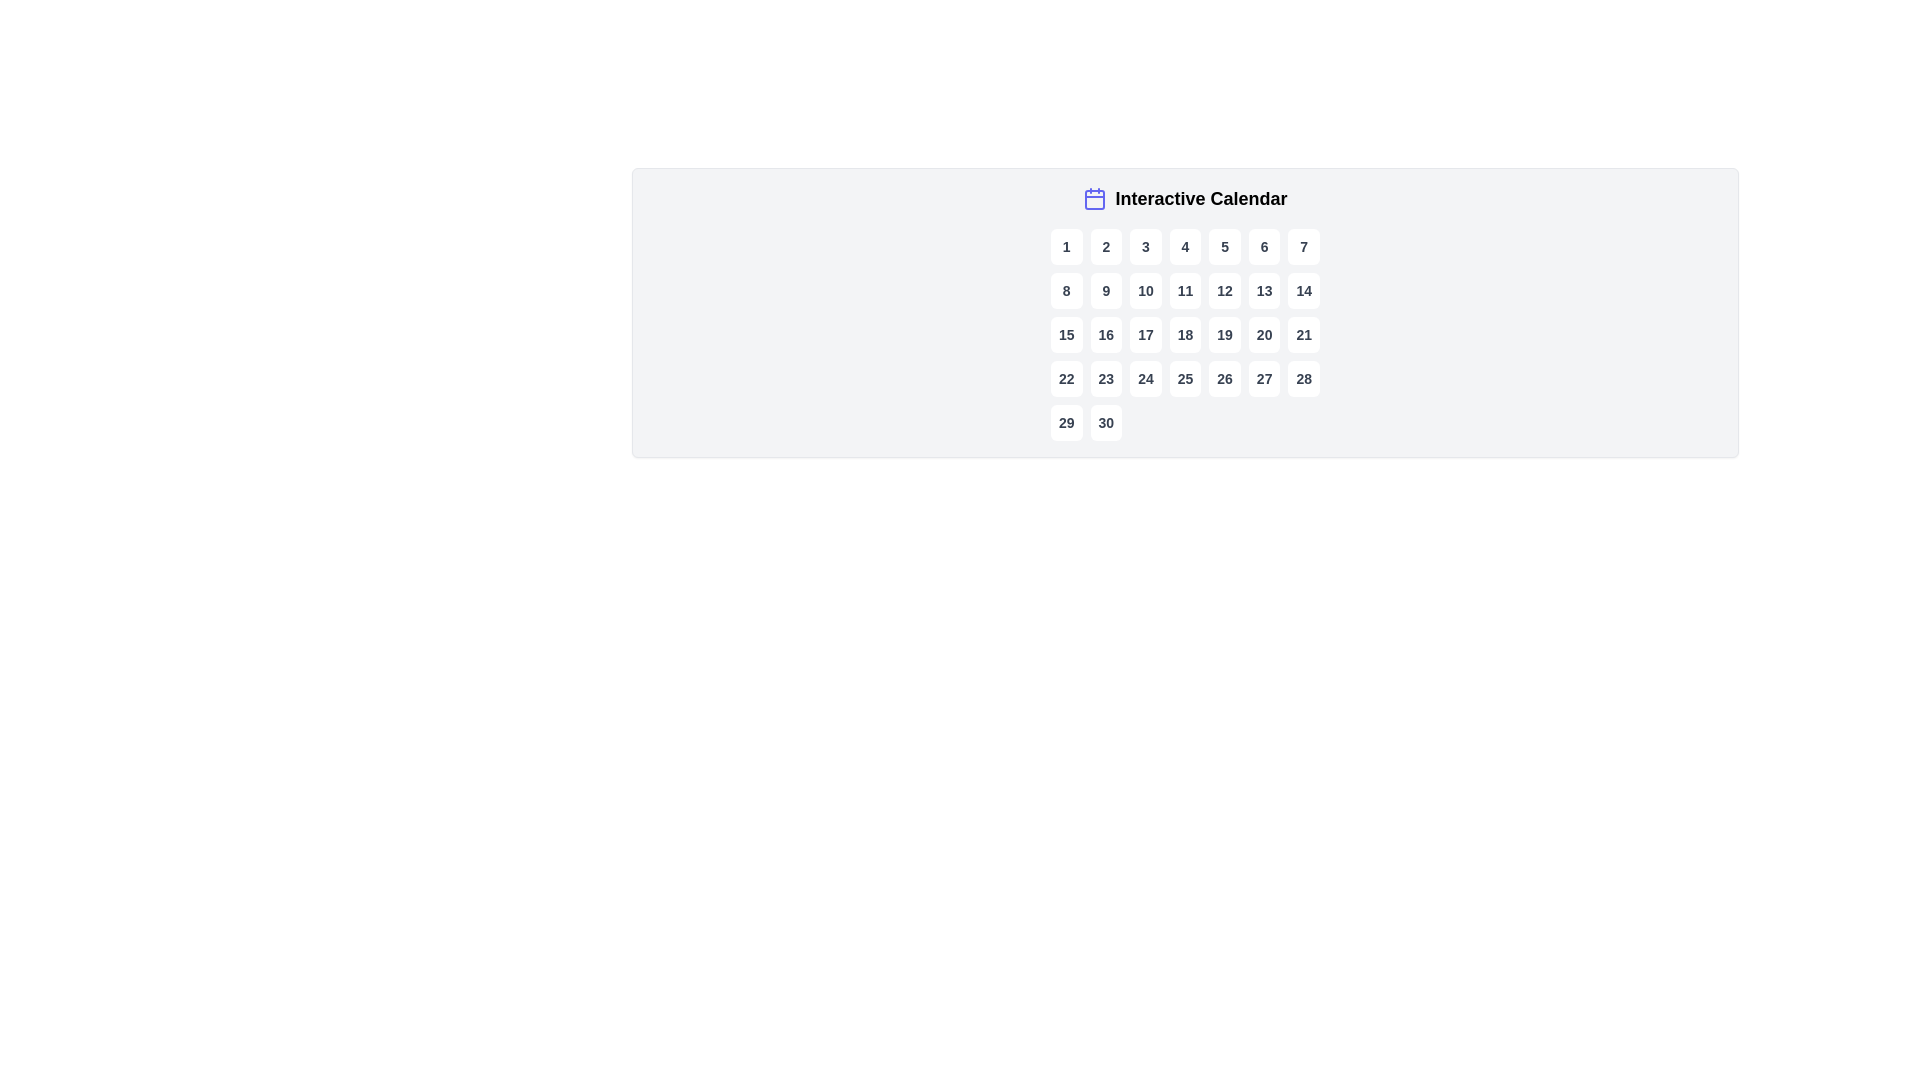 The width and height of the screenshot is (1920, 1080). What do you see at coordinates (1105, 245) in the screenshot?
I see `the date selection button representing '2' in the calendar grid` at bounding box center [1105, 245].